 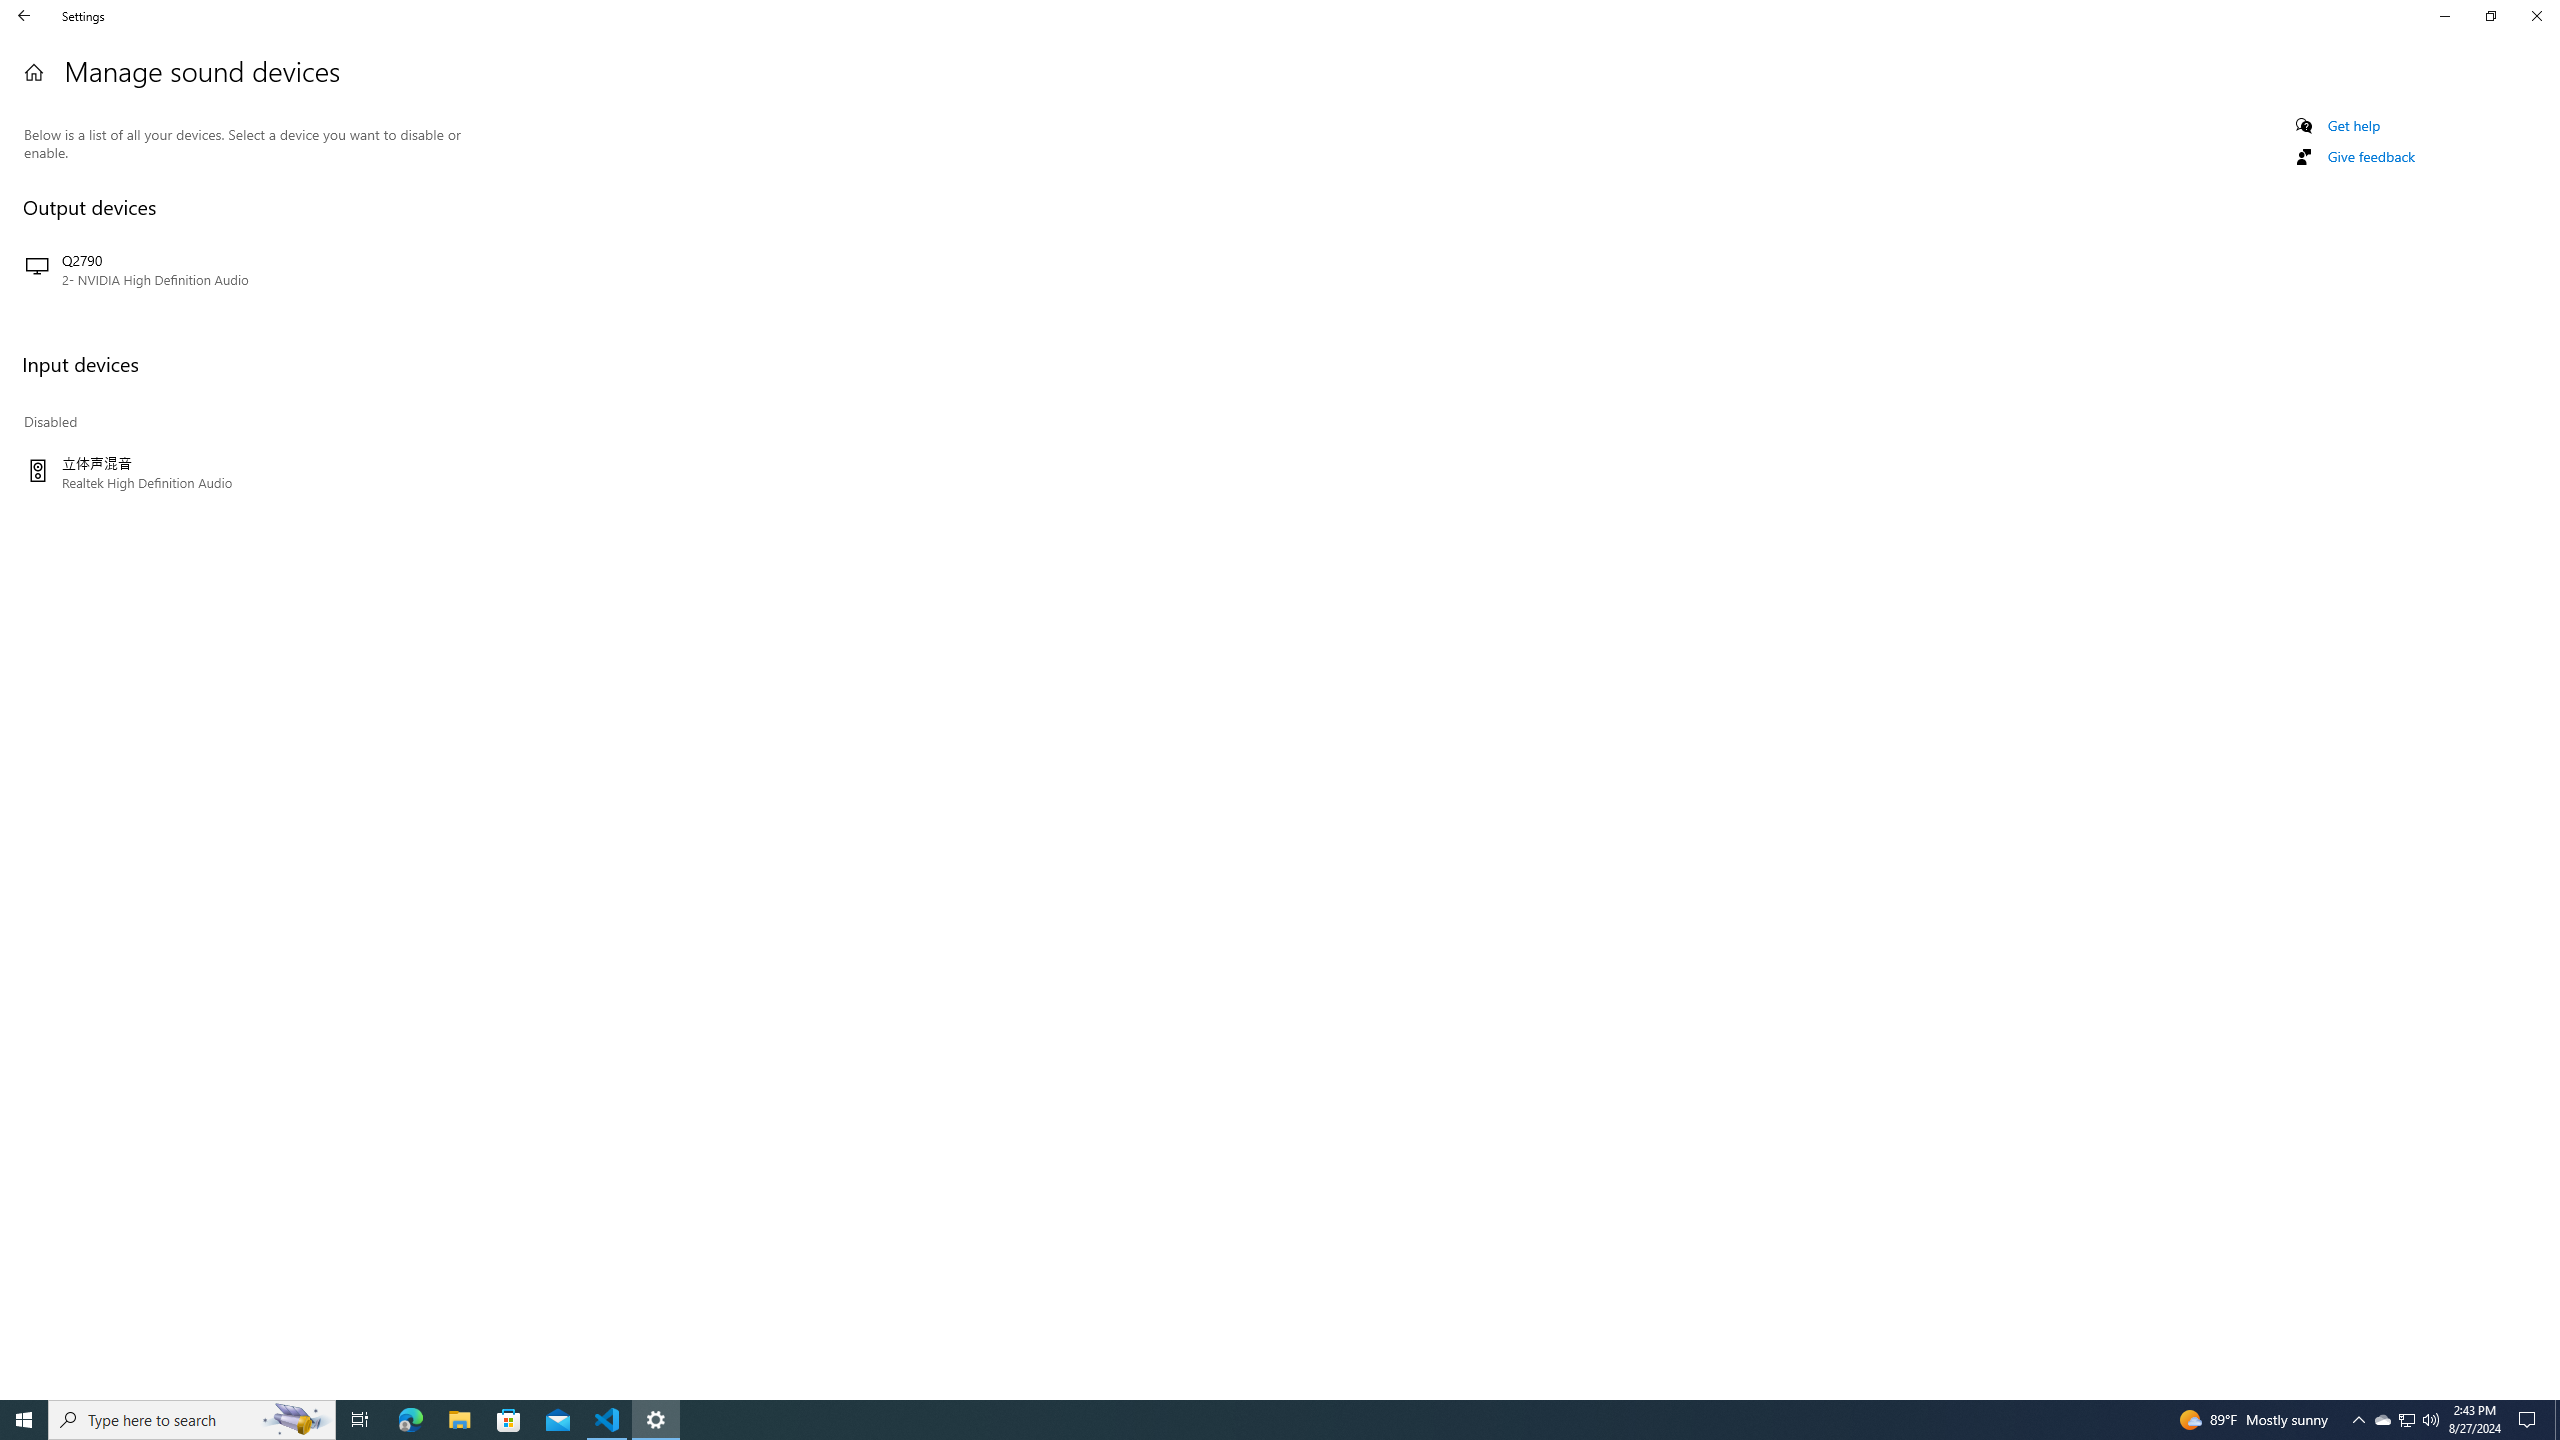 What do you see at coordinates (2369, 156) in the screenshot?
I see `'Give feedback'` at bounding box center [2369, 156].